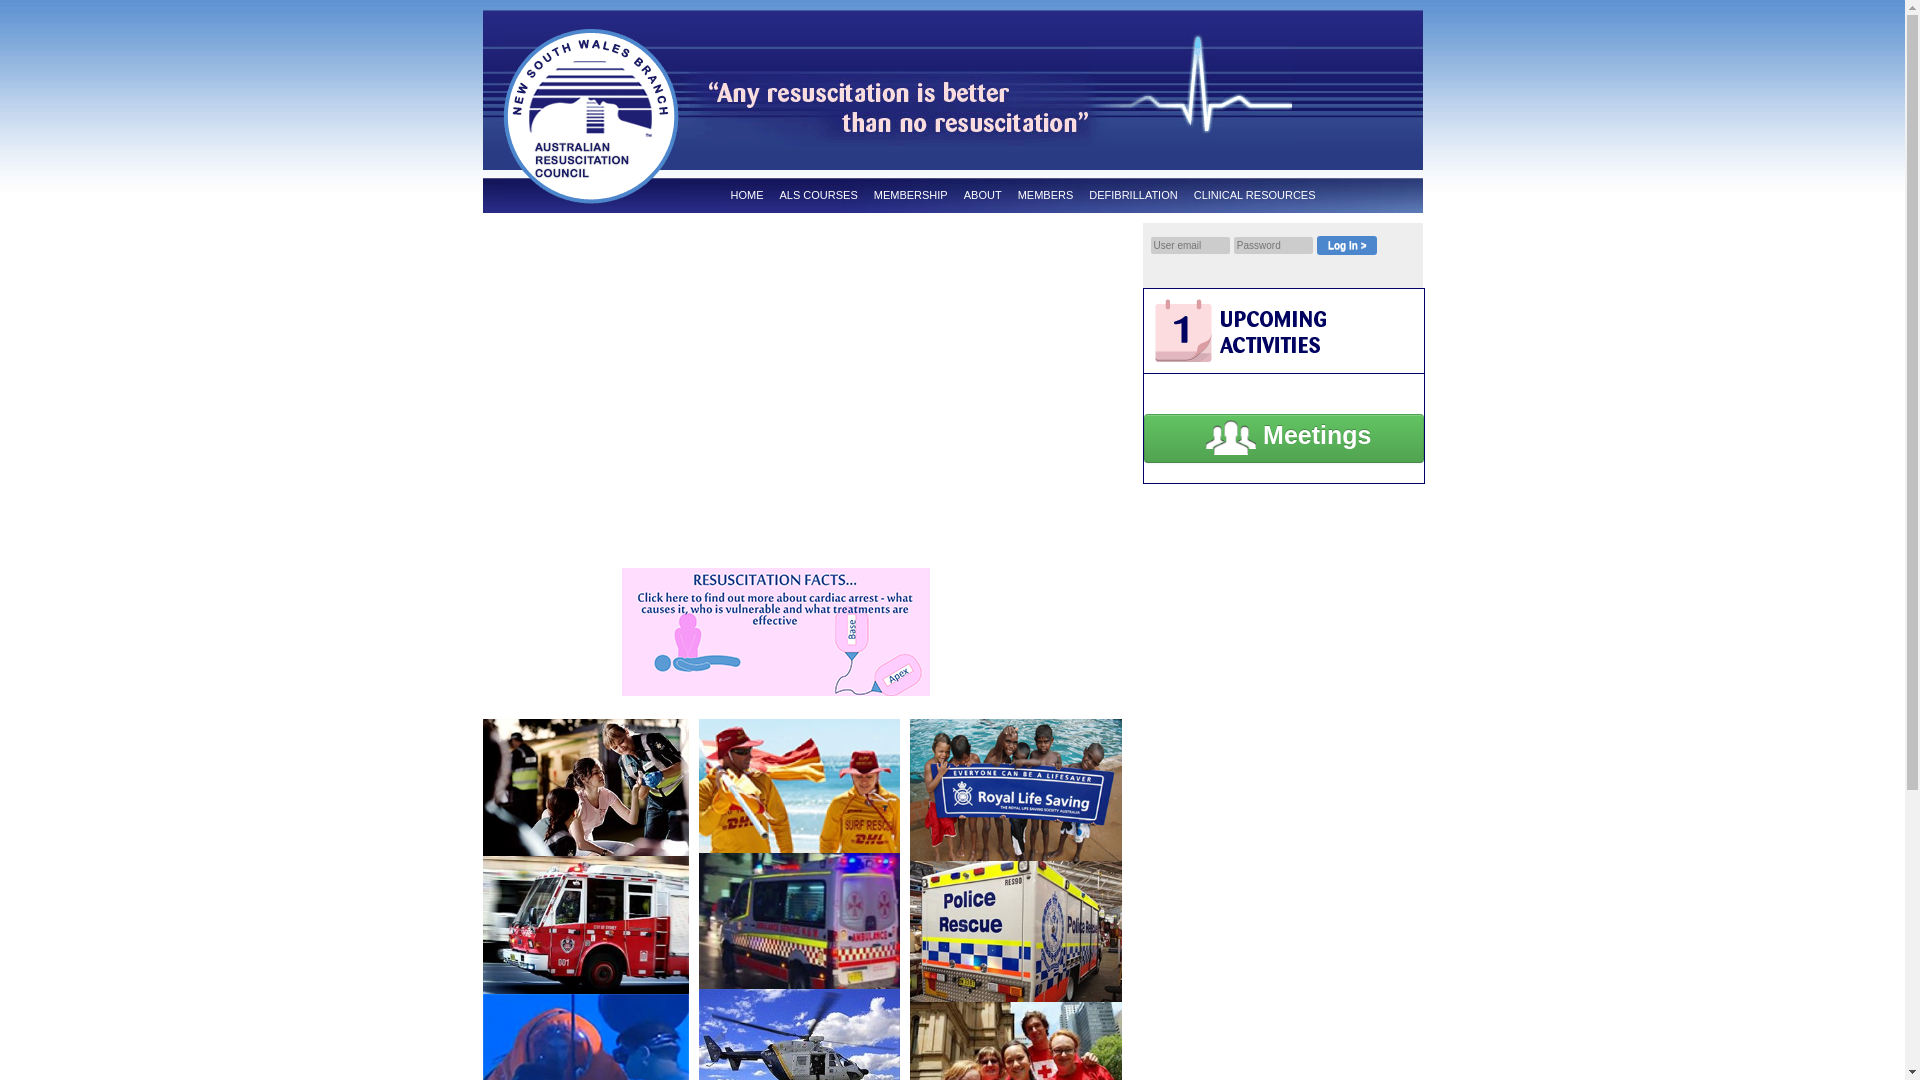 The image size is (1920, 1080). What do you see at coordinates (745, 195) in the screenshot?
I see `'HOME'` at bounding box center [745, 195].